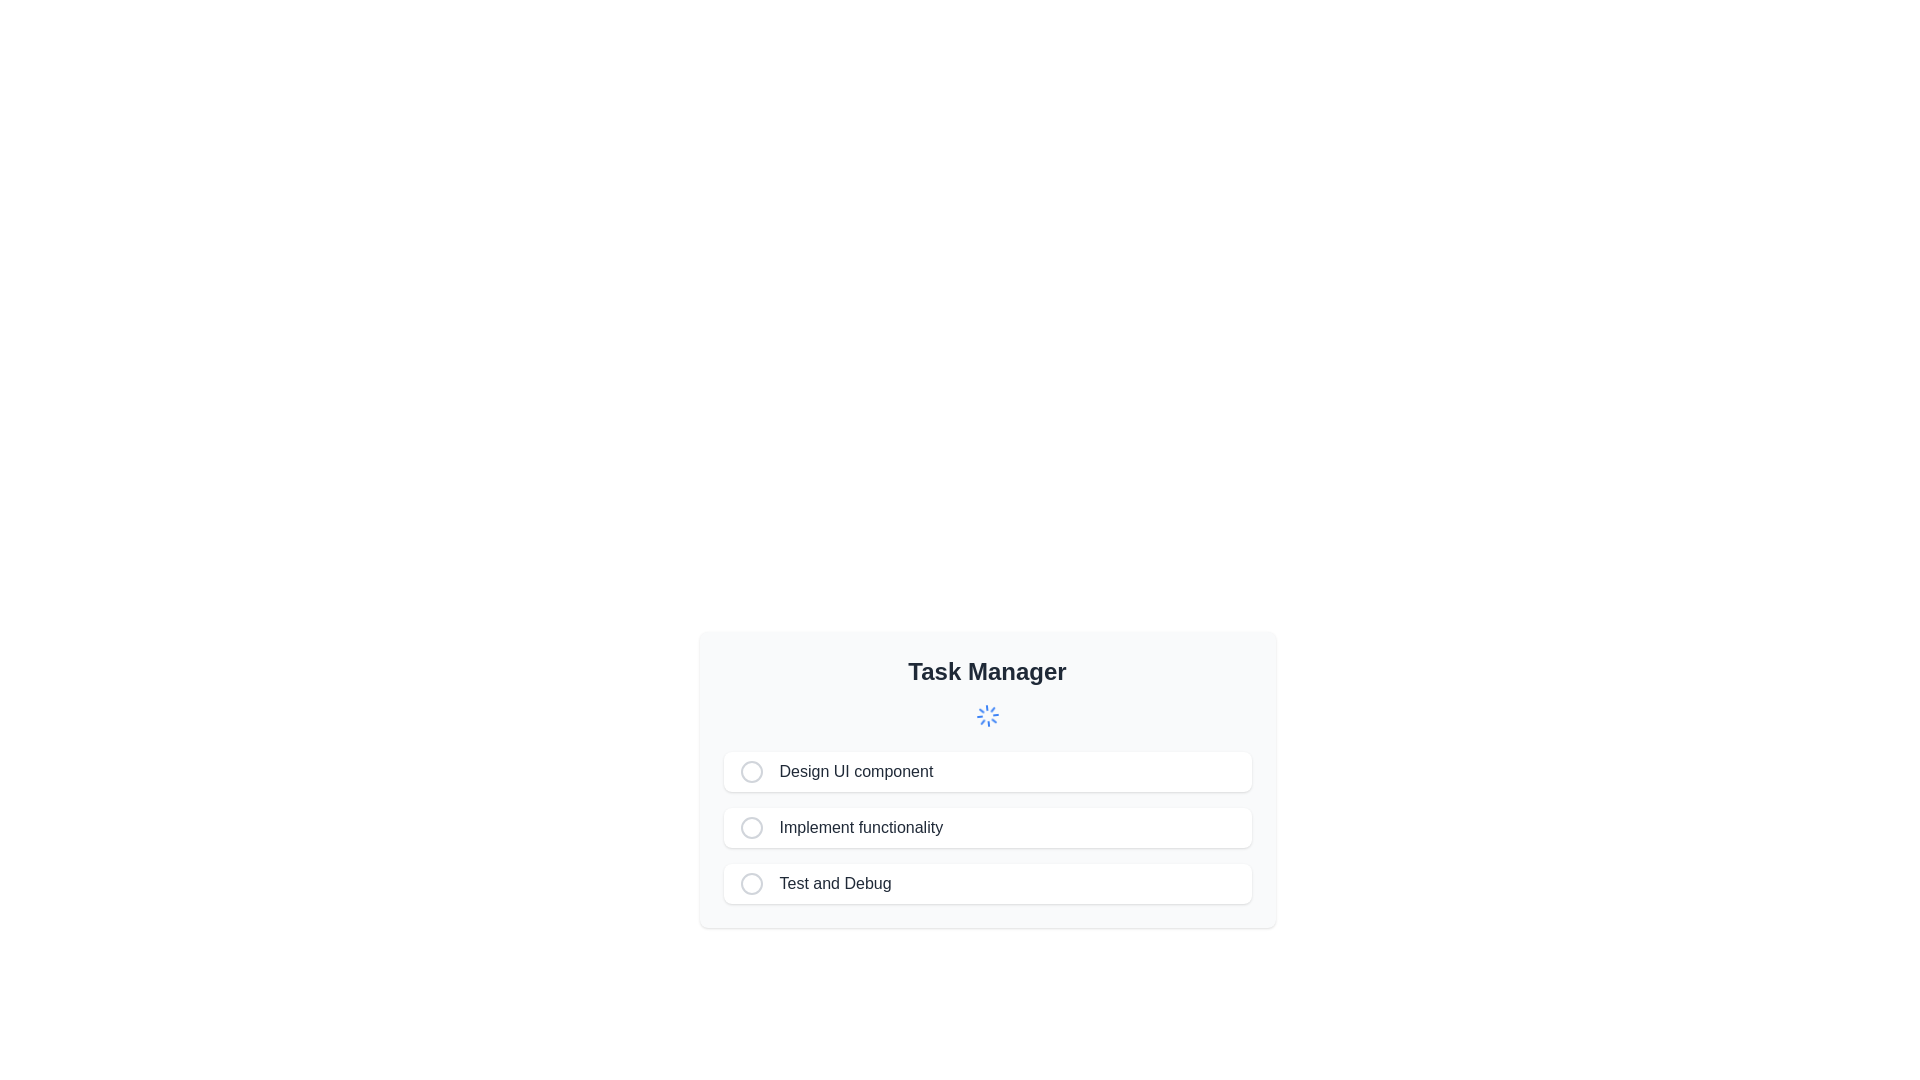 Image resolution: width=1920 pixels, height=1080 pixels. Describe the element at coordinates (758, 770) in the screenshot. I see `the interactive checkbox to mark the task 'Design UI component' as completed` at that location.